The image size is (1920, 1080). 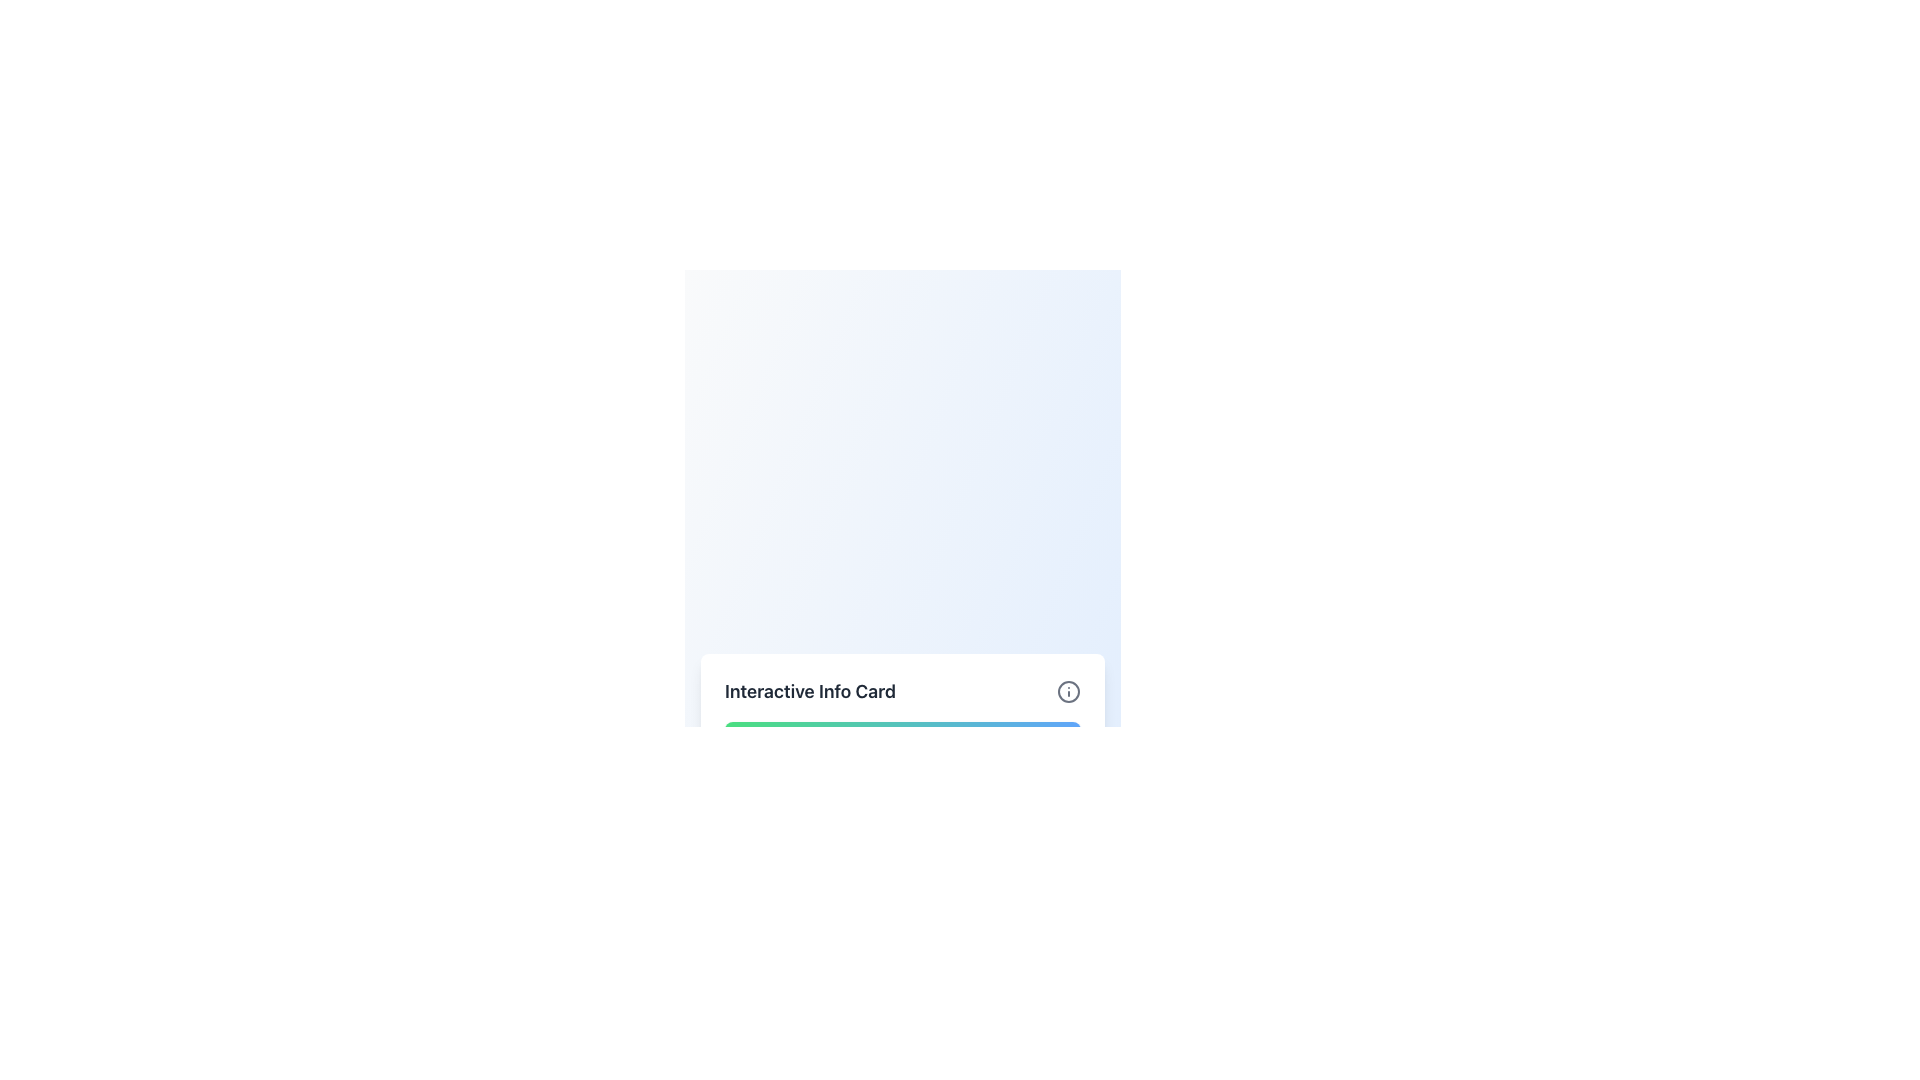 I want to click on the SVG Circle that serves as the base of the information icon, located at the center of the lower part of the interface, adjacent to the 'Interactive Info Card' label, so click(x=1068, y=690).